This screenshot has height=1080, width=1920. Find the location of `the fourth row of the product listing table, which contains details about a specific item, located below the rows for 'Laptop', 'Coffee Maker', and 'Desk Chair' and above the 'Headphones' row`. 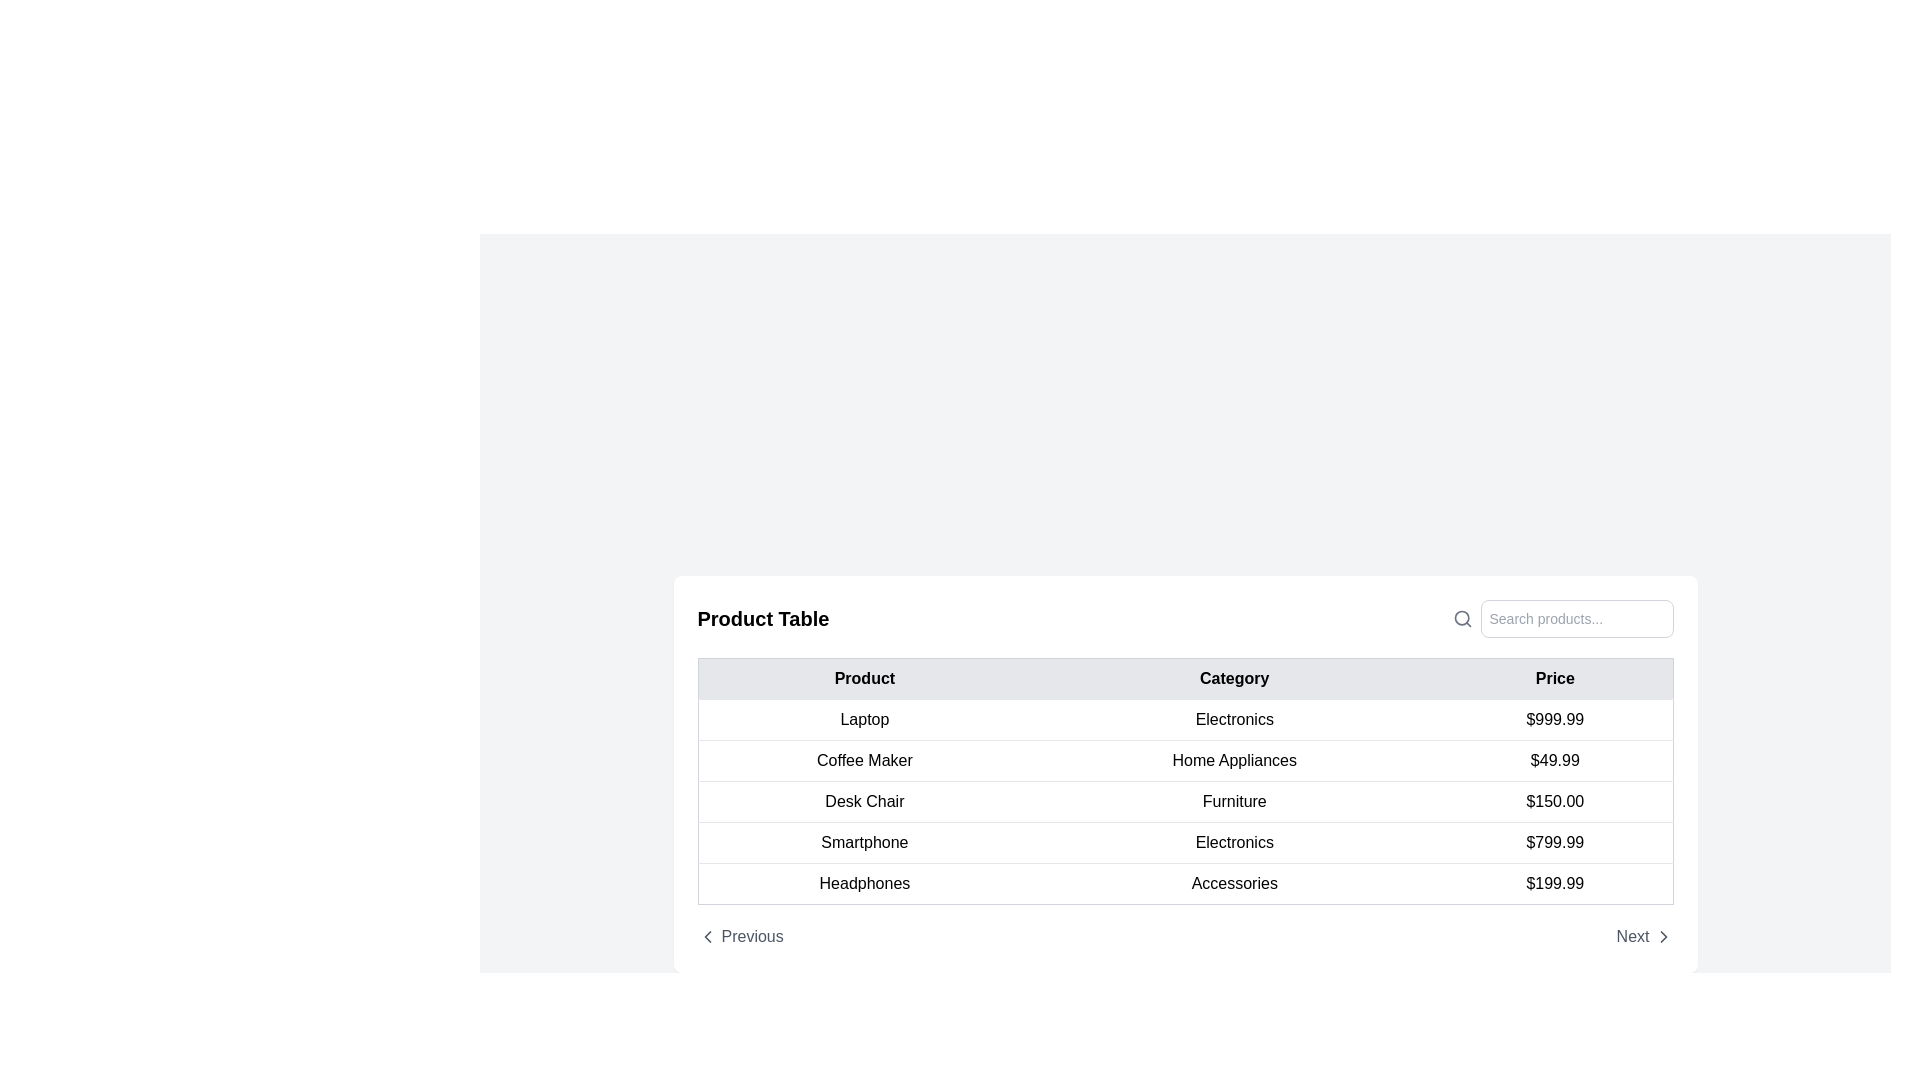

the fourth row of the product listing table, which contains details about a specific item, located below the rows for 'Laptop', 'Coffee Maker', and 'Desk Chair' and above the 'Headphones' row is located at coordinates (1185, 842).